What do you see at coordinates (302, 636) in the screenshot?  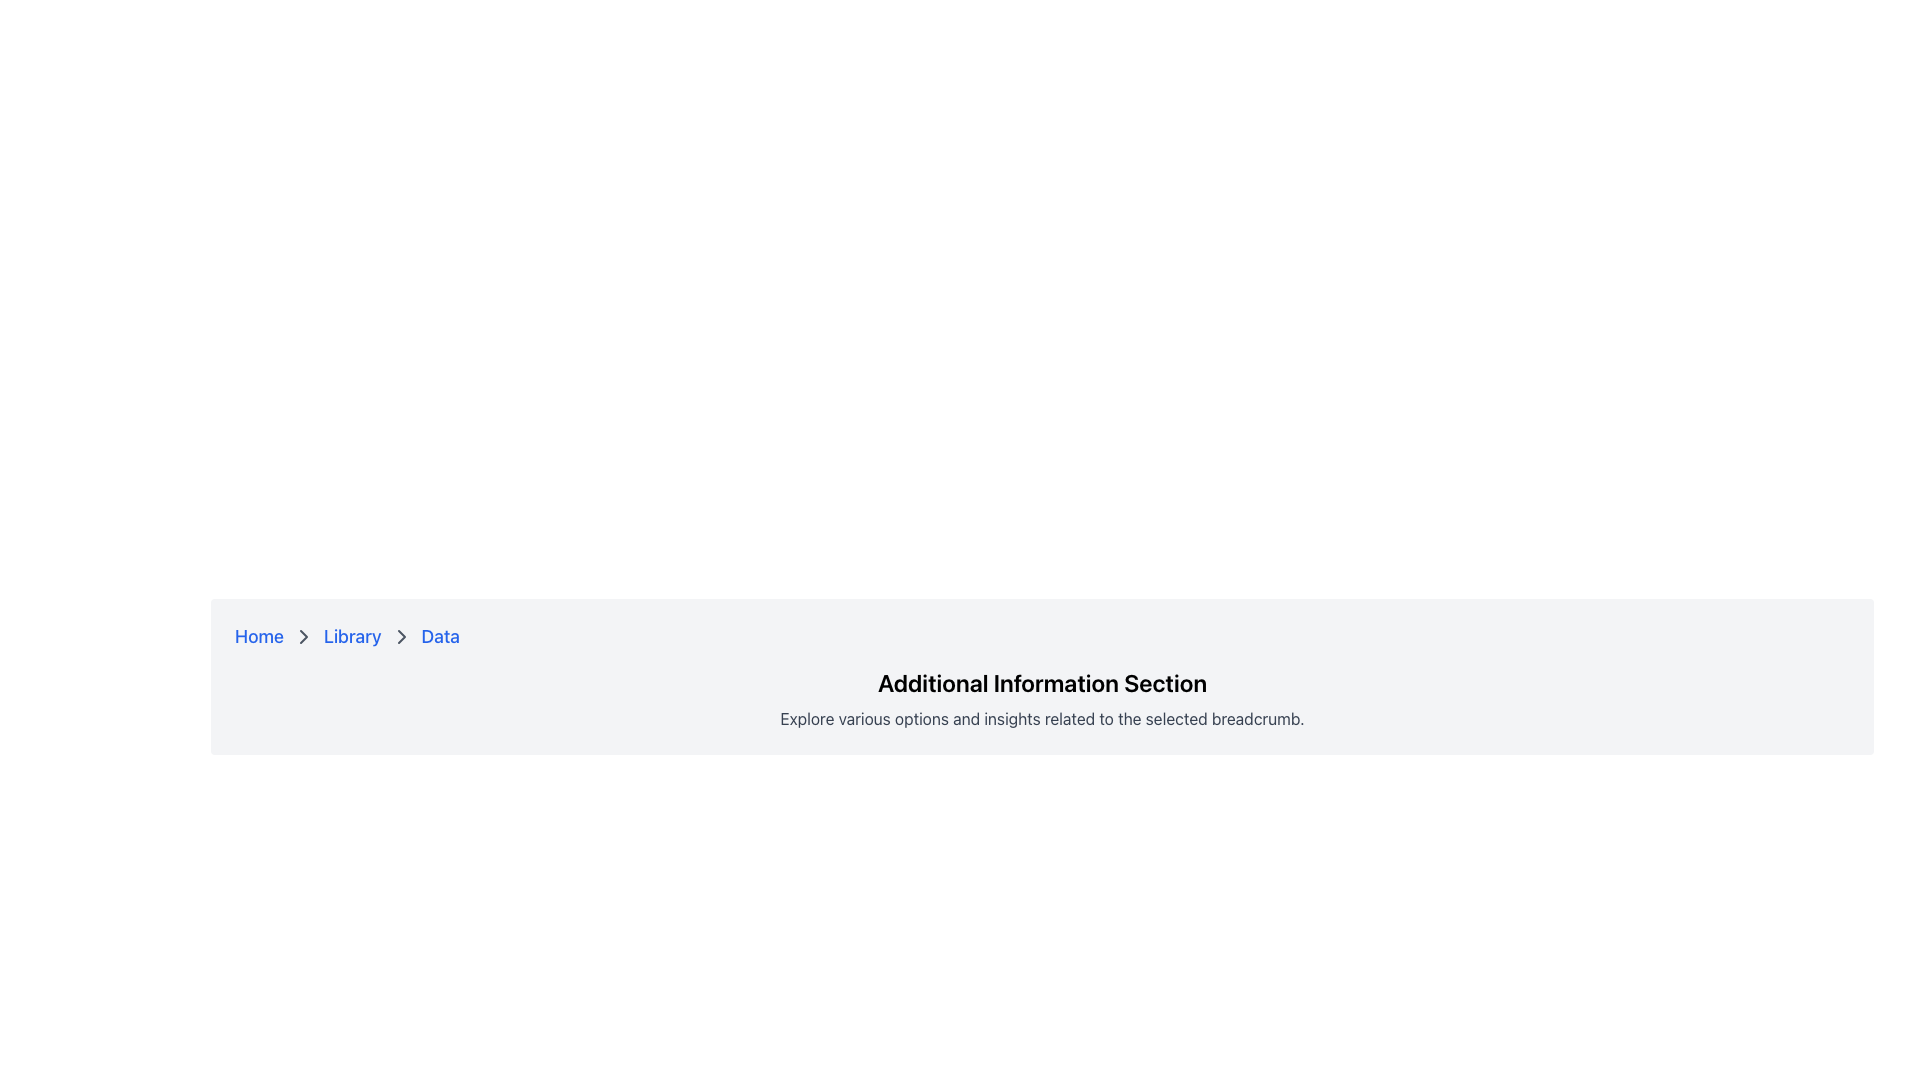 I see `the chevron breadcrumb separator icon located between 'Library' and 'Data' in the breadcrumb navigation bar` at bounding box center [302, 636].